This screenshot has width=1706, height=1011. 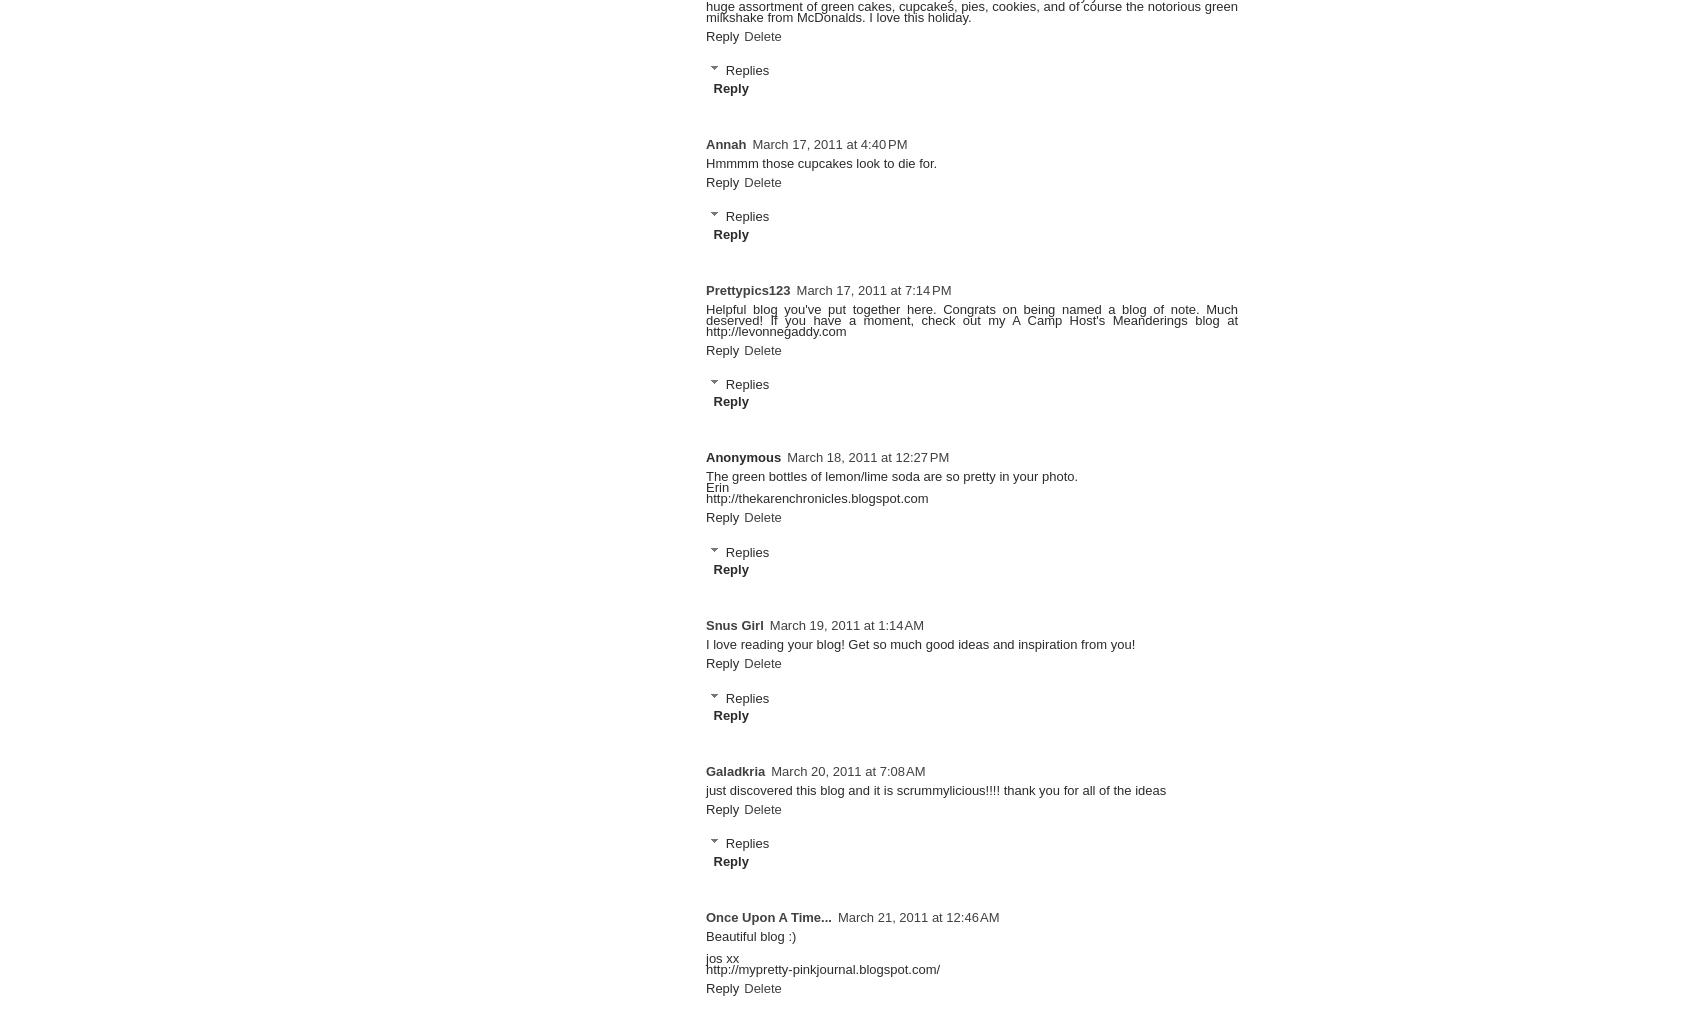 What do you see at coordinates (972, 319) in the screenshot?
I see `'Helpful blog you've put together here. Congrats on being named a blog of note. Much deserved! If you have a moment, check out my A Camp Host's Meanderings blog at http://levonnegaddy.com'` at bounding box center [972, 319].